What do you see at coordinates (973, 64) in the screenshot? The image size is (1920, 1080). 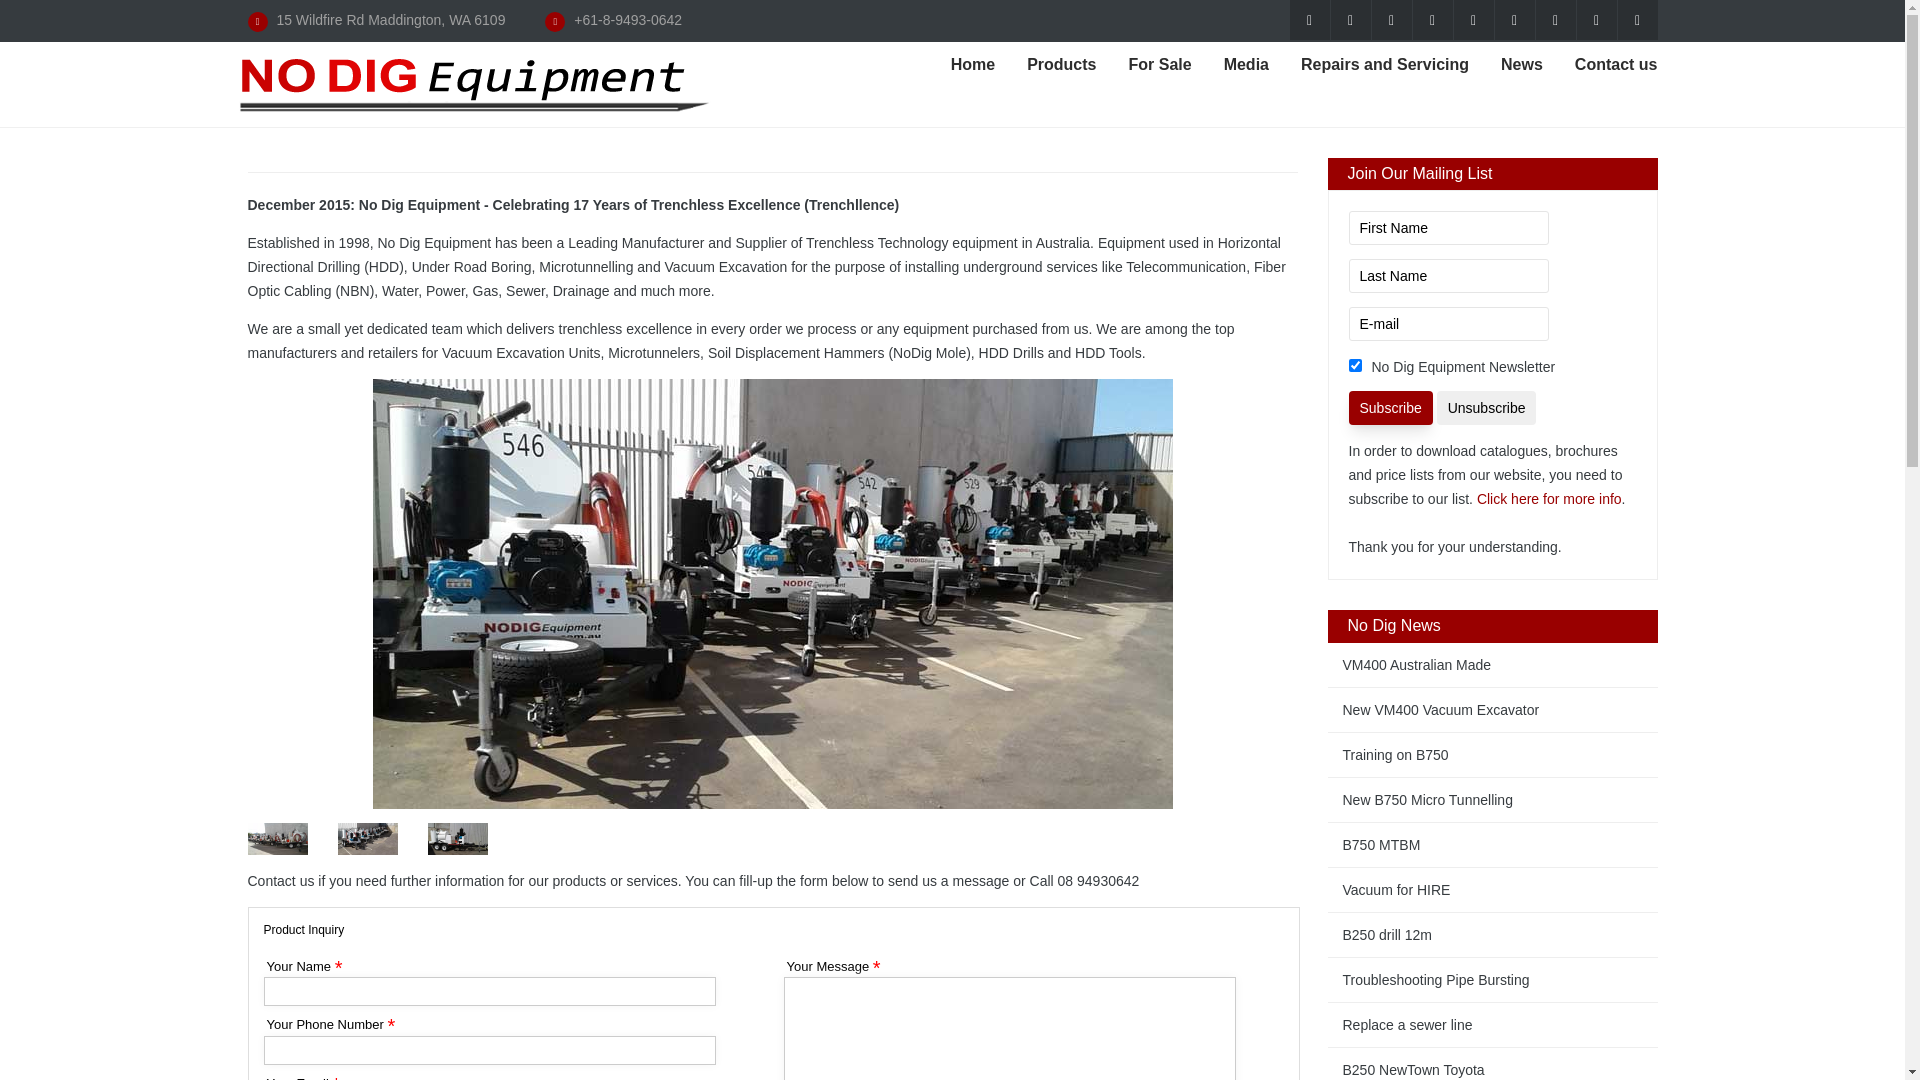 I see `'Home'` at bounding box center [973, 64].